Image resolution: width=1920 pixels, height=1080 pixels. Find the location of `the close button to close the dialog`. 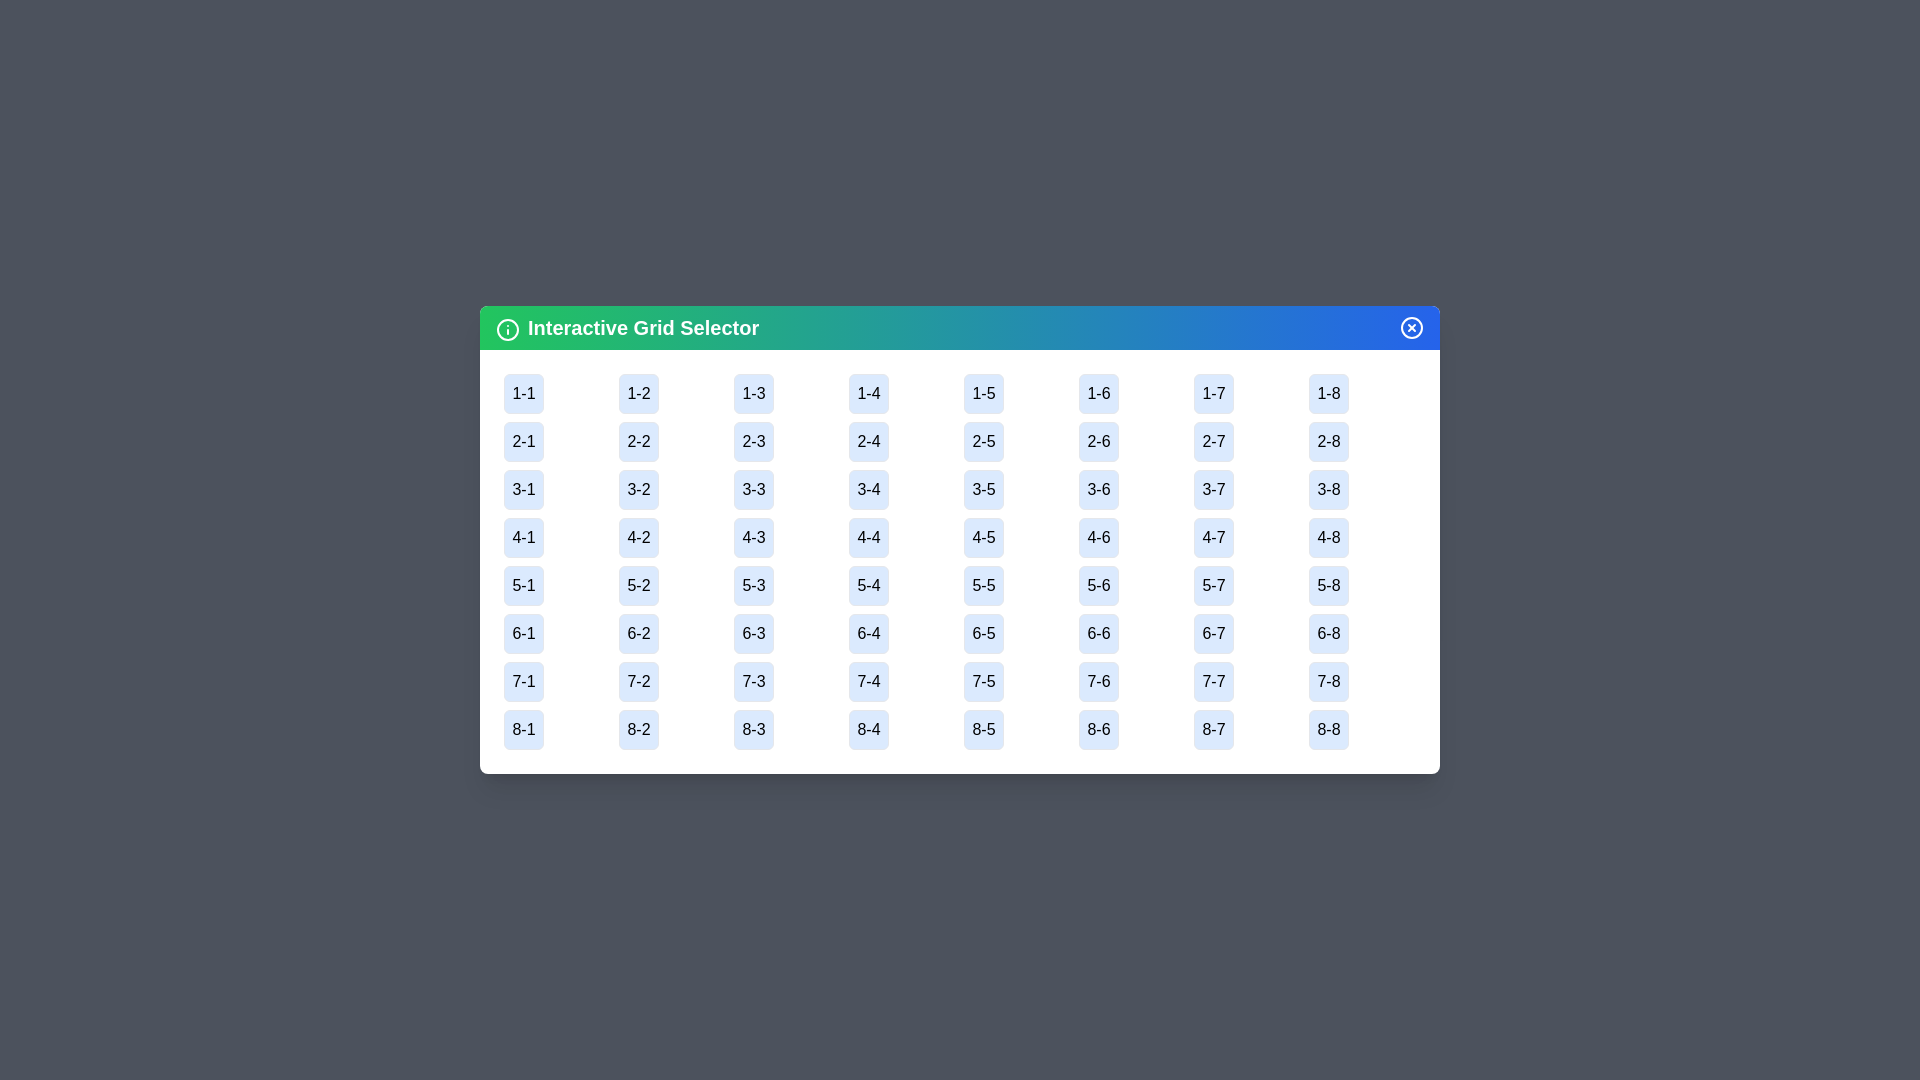

the close button to close the dialog is located at coordinates (1410, 326).